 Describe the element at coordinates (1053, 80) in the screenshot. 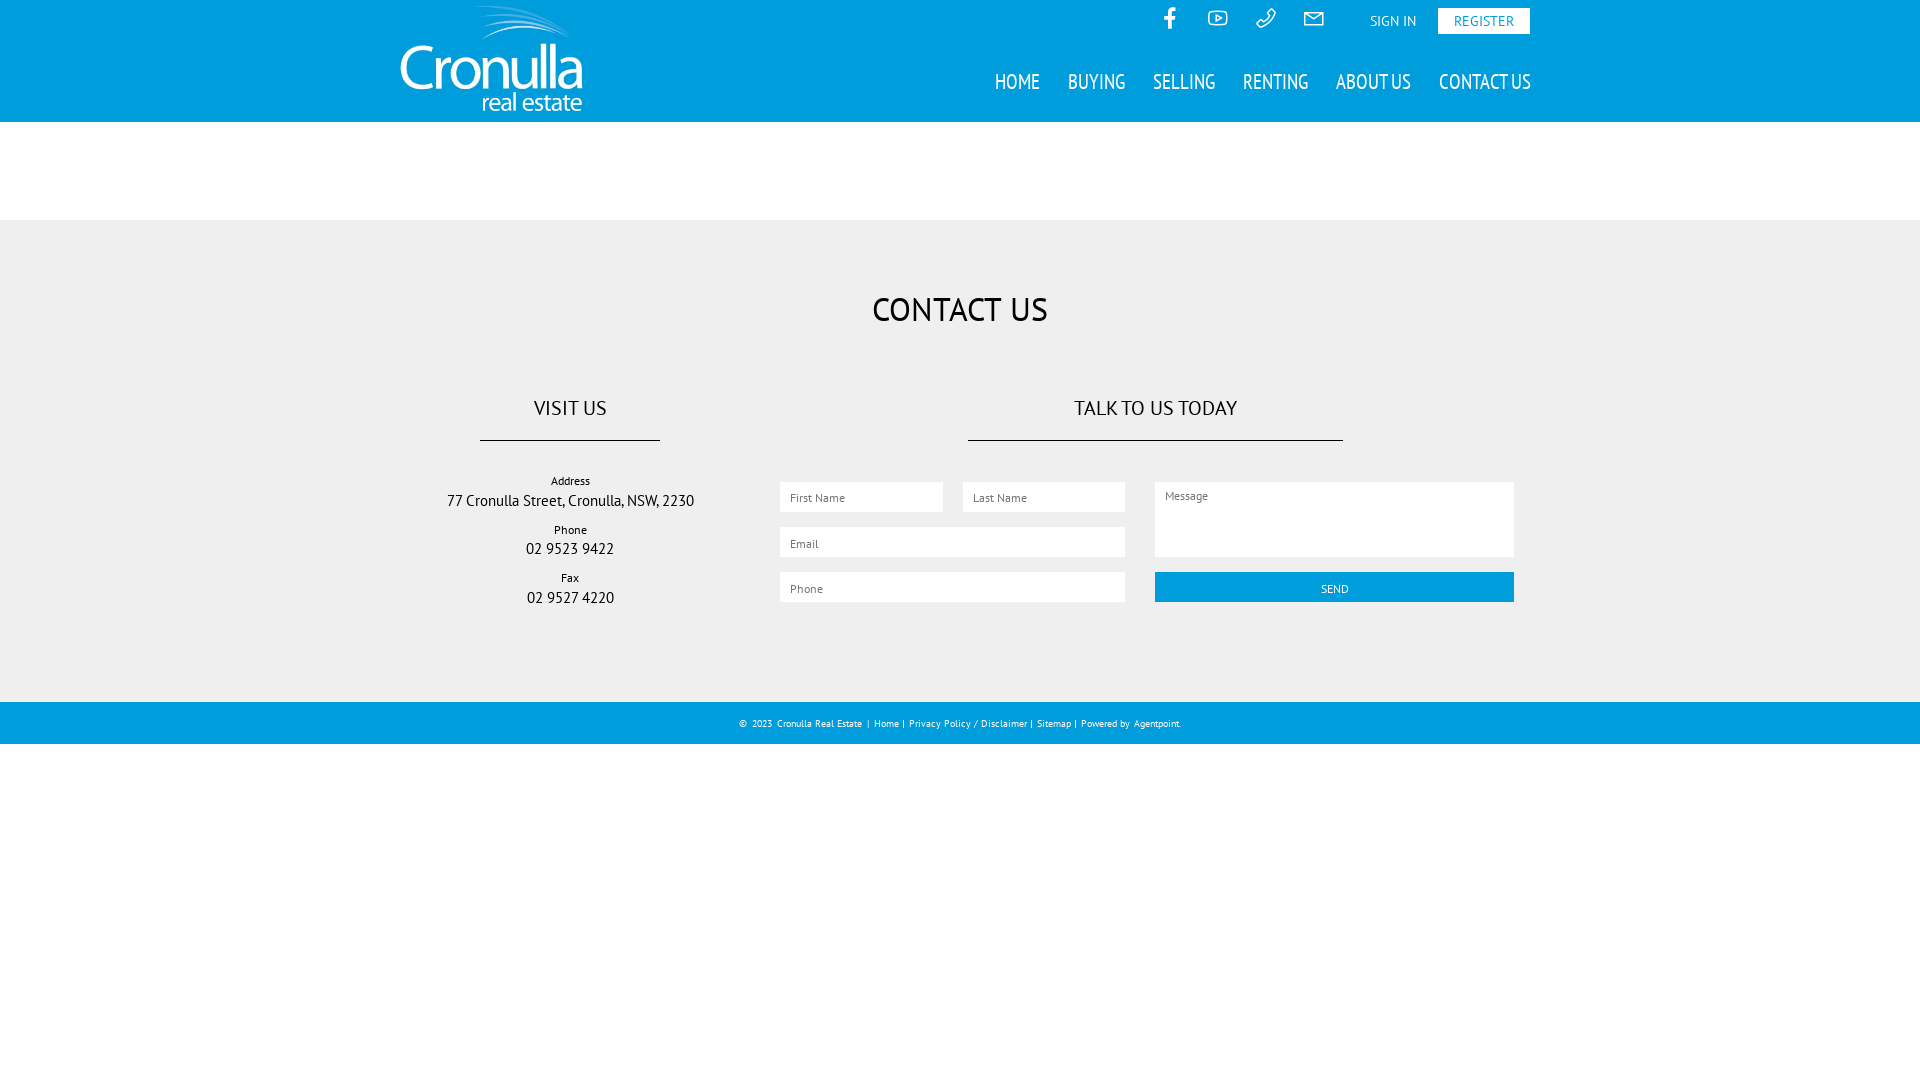

I see `'BUYING'` at that location.